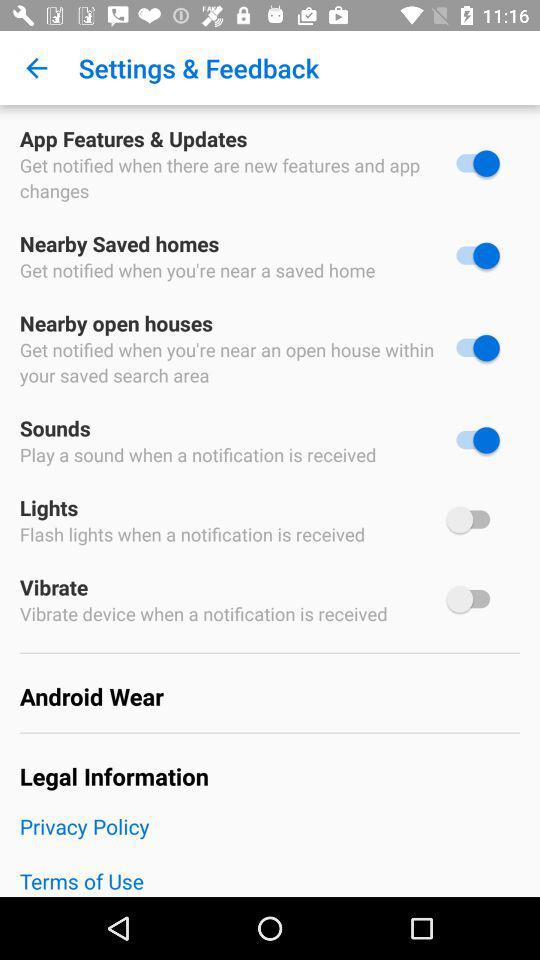  Describe the element at coordinates (270, 880) in the screenshot. I see `the terms of use item` at that location.